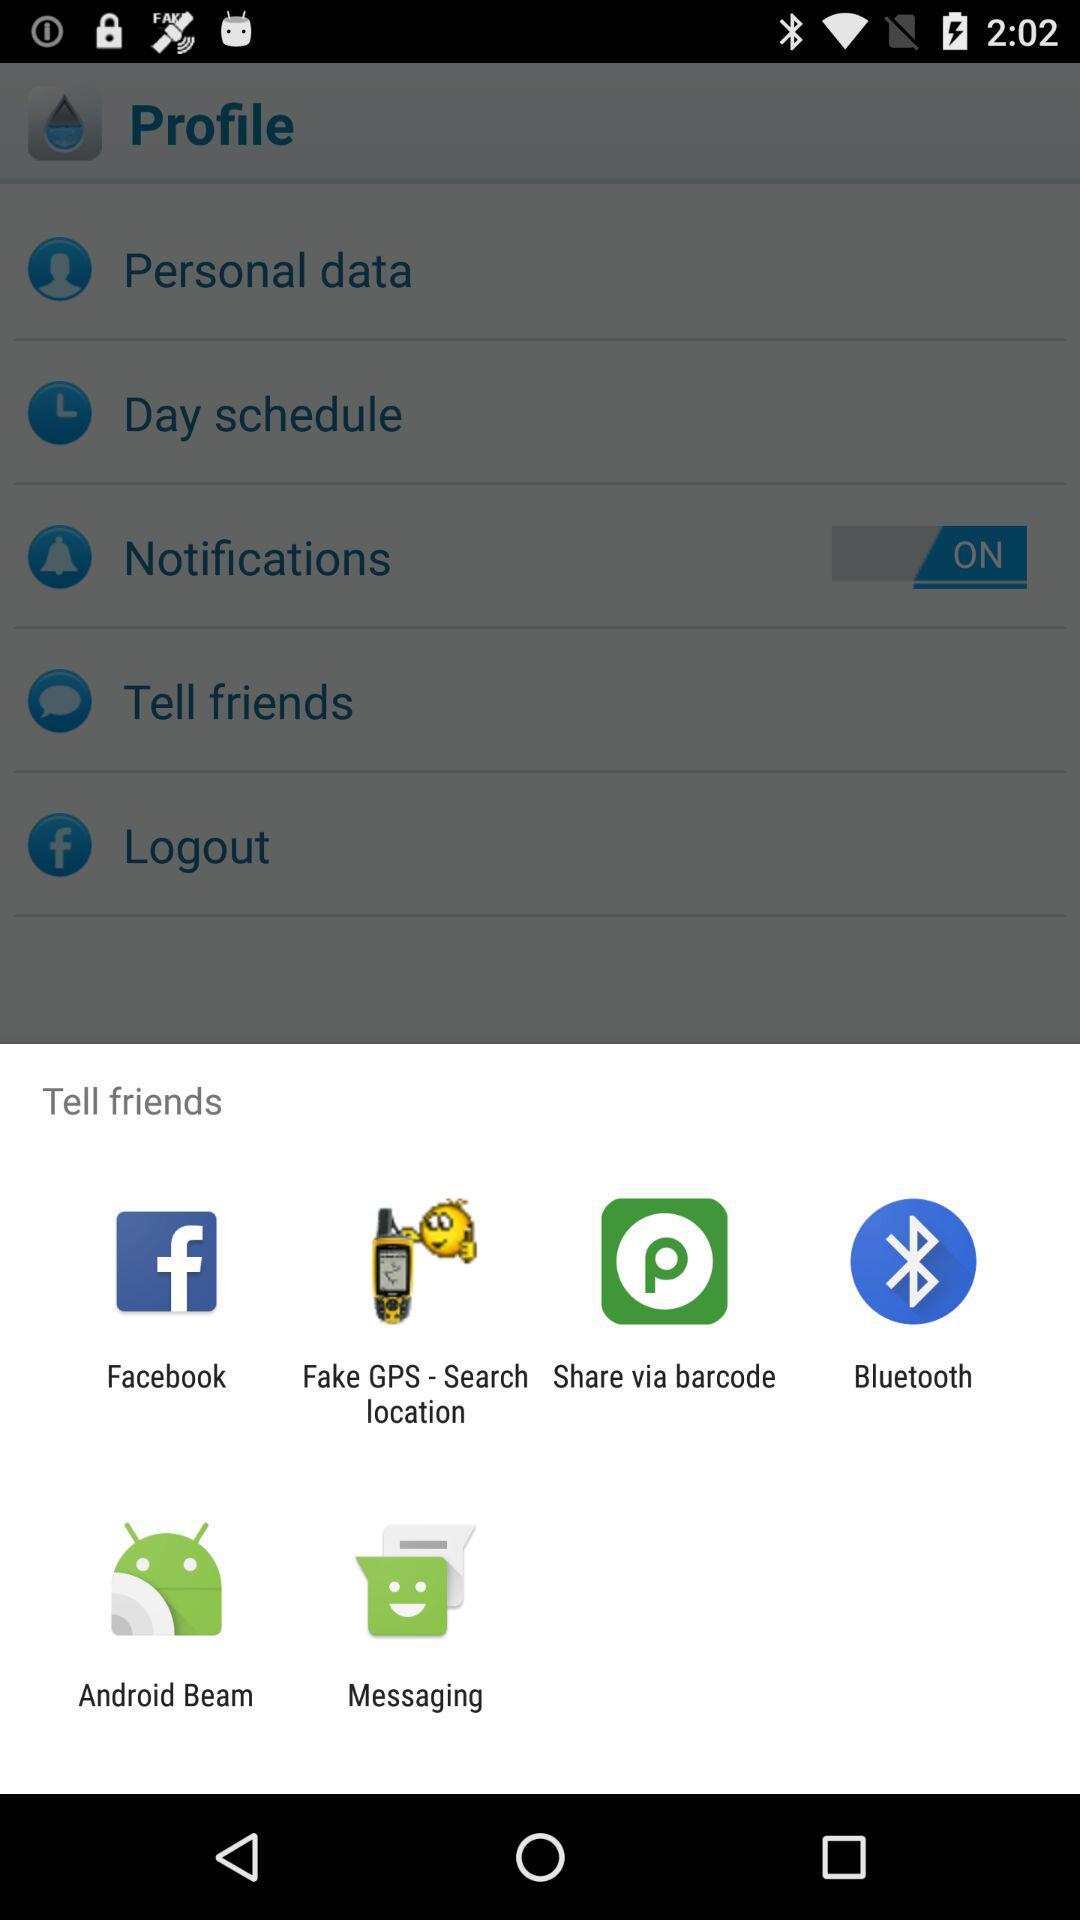  What do you see at coordinates (165, 1711) in the screenshot?
I see `the item next to the messaging app` at bounding box center [165, 1711].